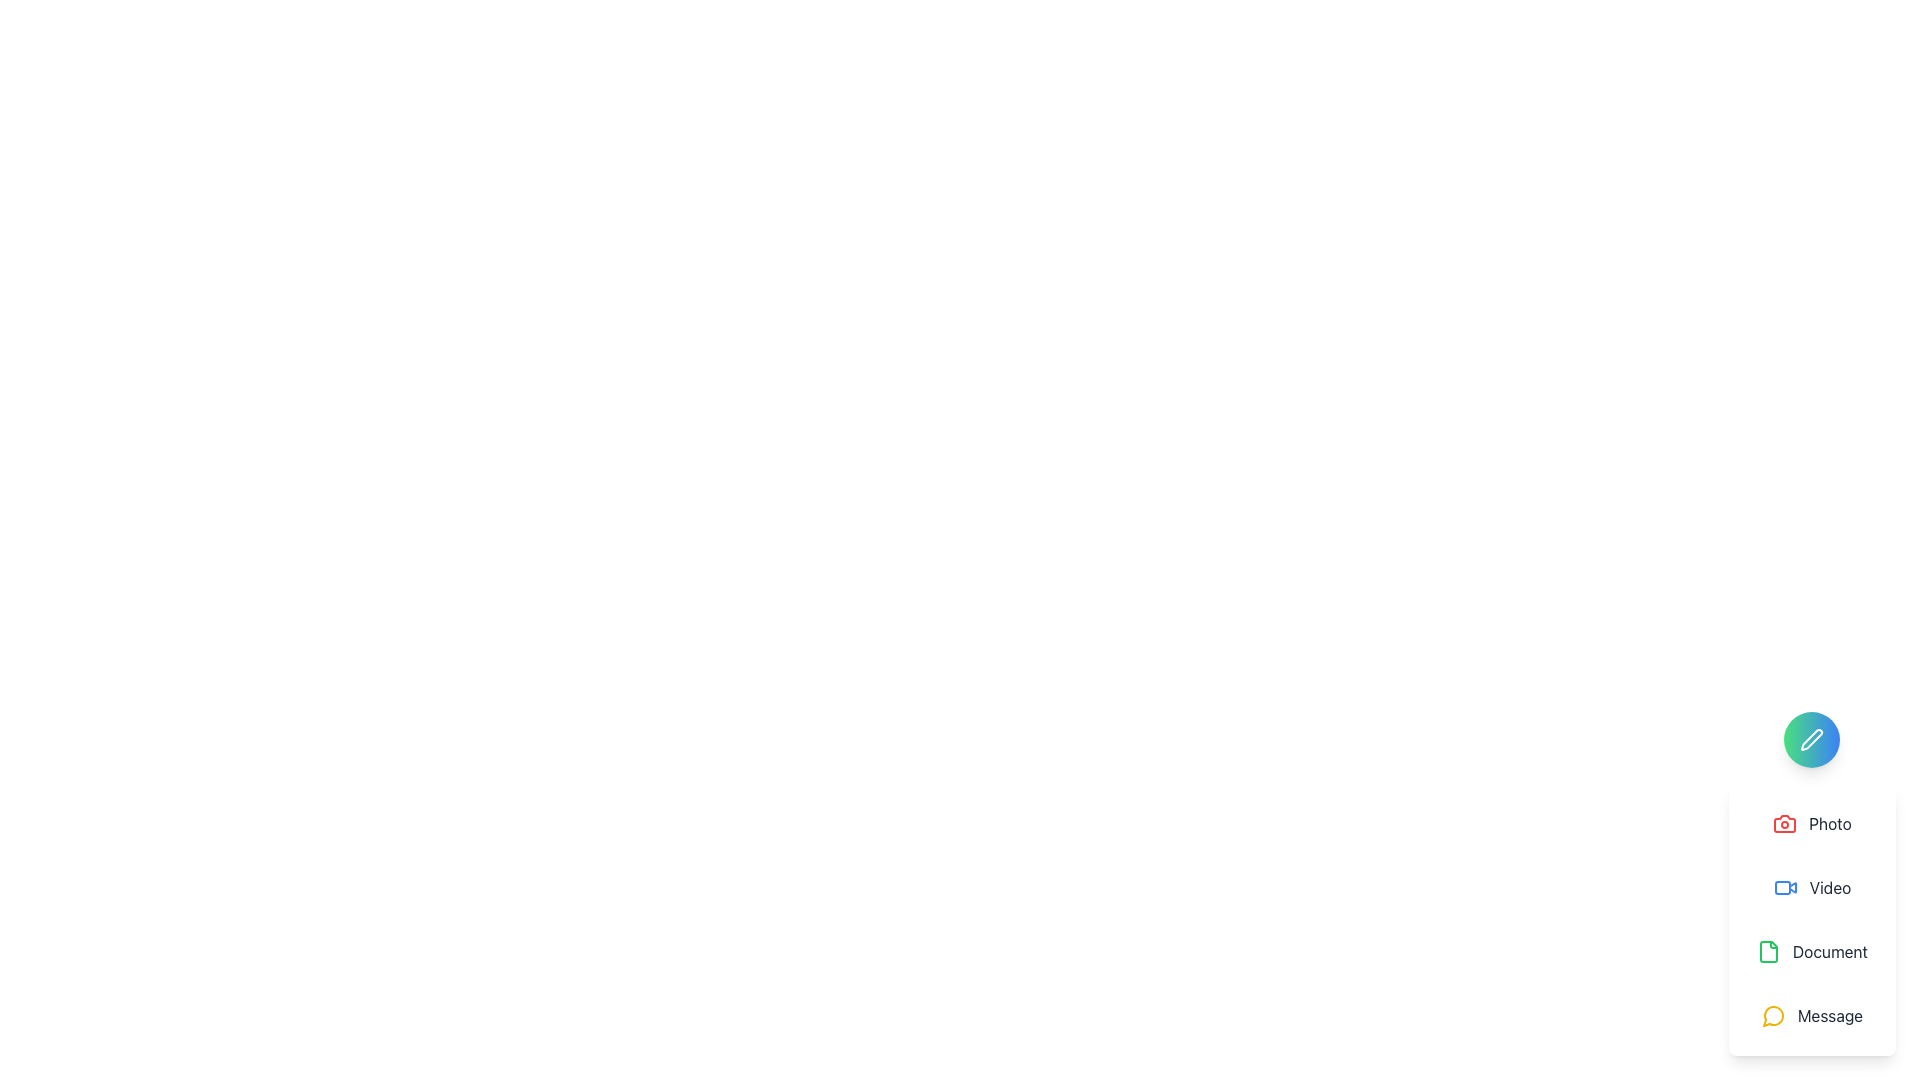  Describe the element at coordinates (1773, 1016) in the screenshot. I see `the 'Message' SVG icon located at the bottom right of the vertical menu` at that location.